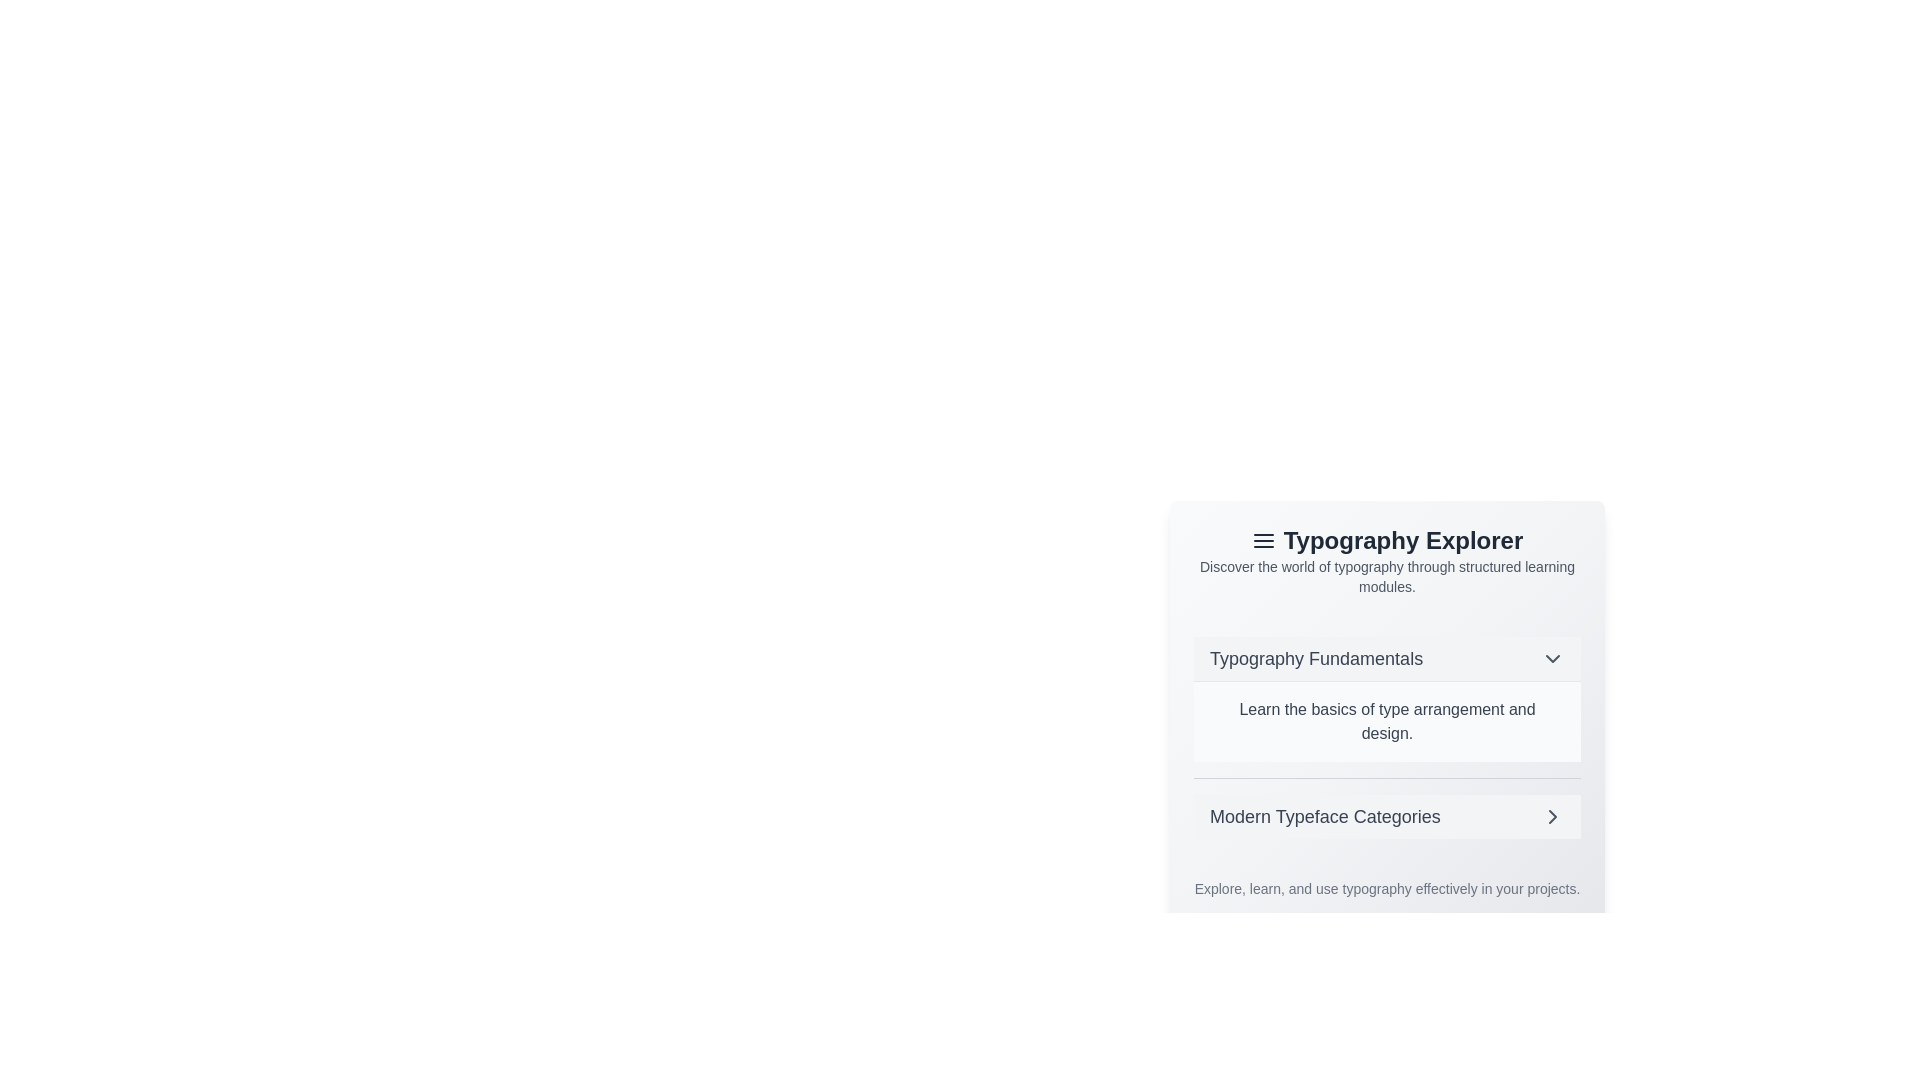 This screenshot has width=1920, height=1080. I want to click on the 'Typography Fundamentals' button, which is styled with a bold, medium-gray font and changes color on hover, so click(1386, 659).